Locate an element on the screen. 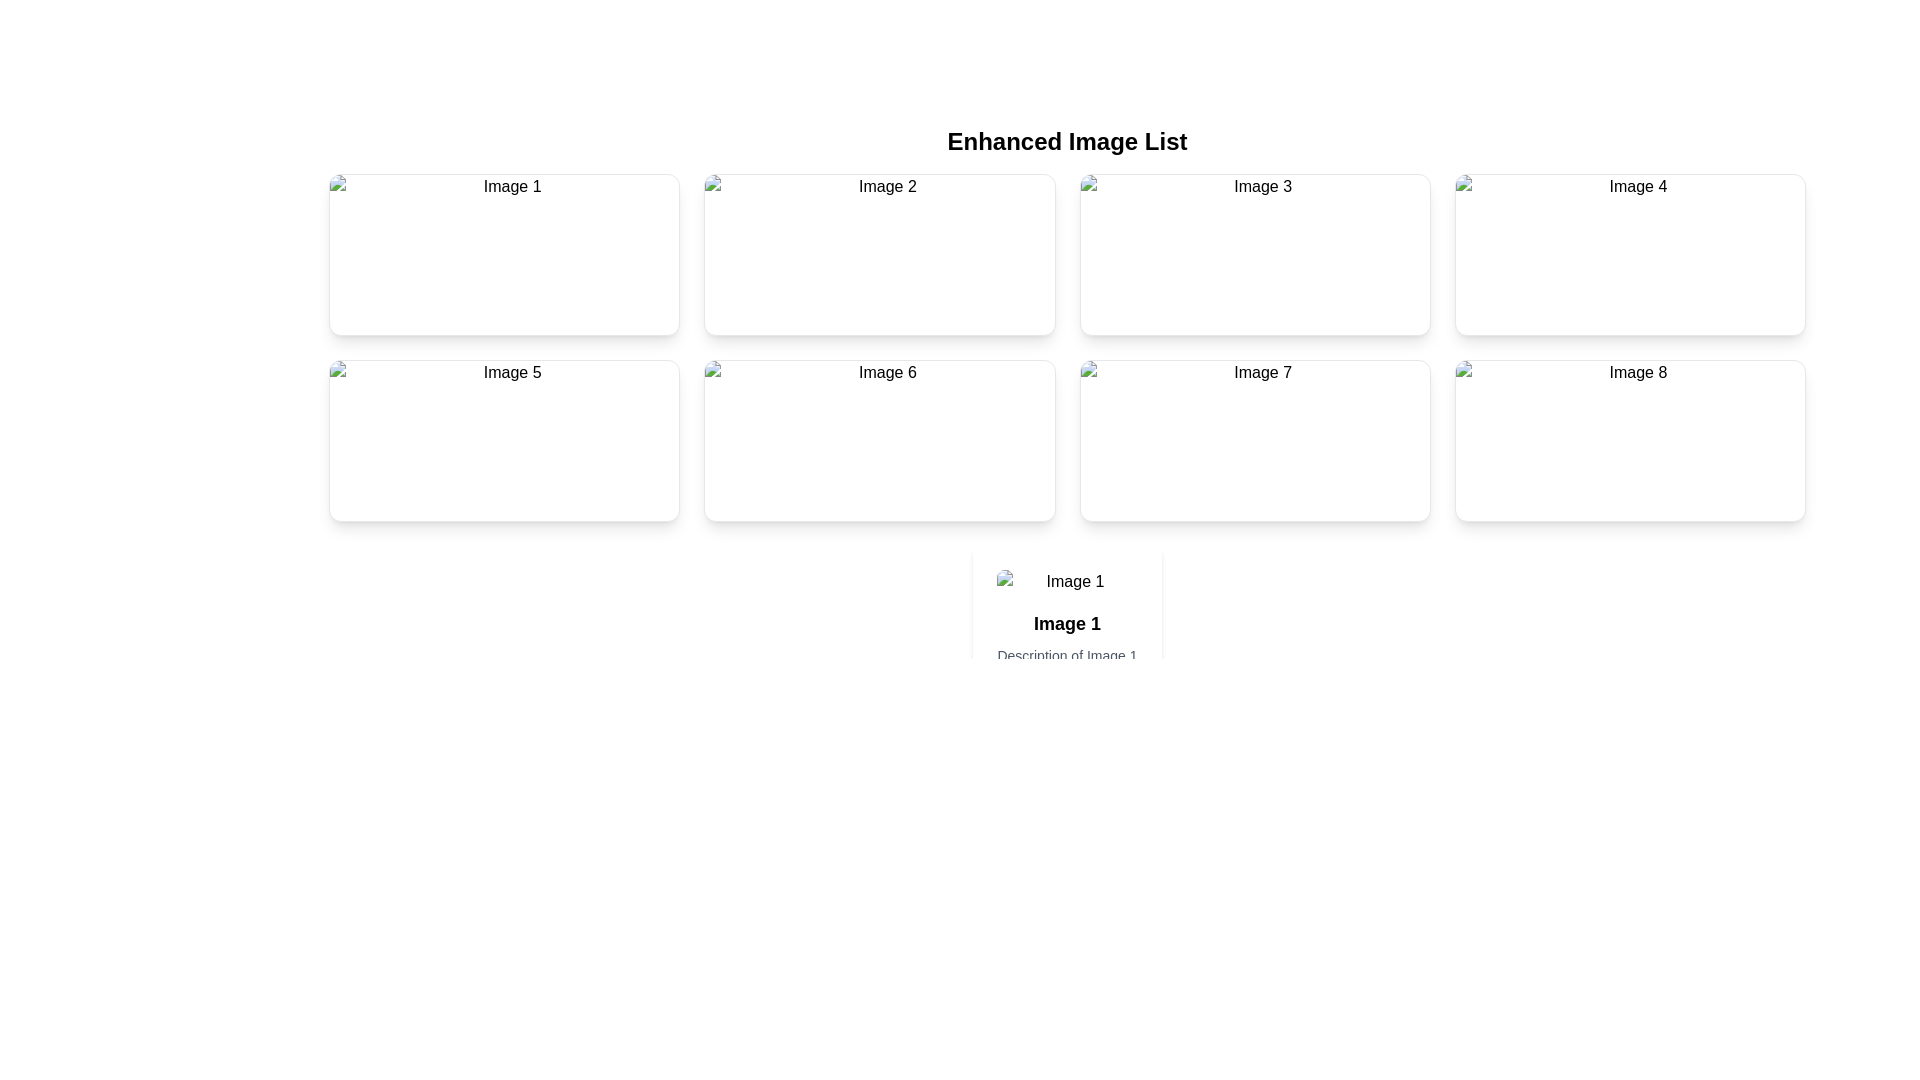 The width and height of the screenshot is (1920, 1080). the image labeled 'Image 4' located in the second row, first column of the grid layout is located at coordinates (1630, 253).